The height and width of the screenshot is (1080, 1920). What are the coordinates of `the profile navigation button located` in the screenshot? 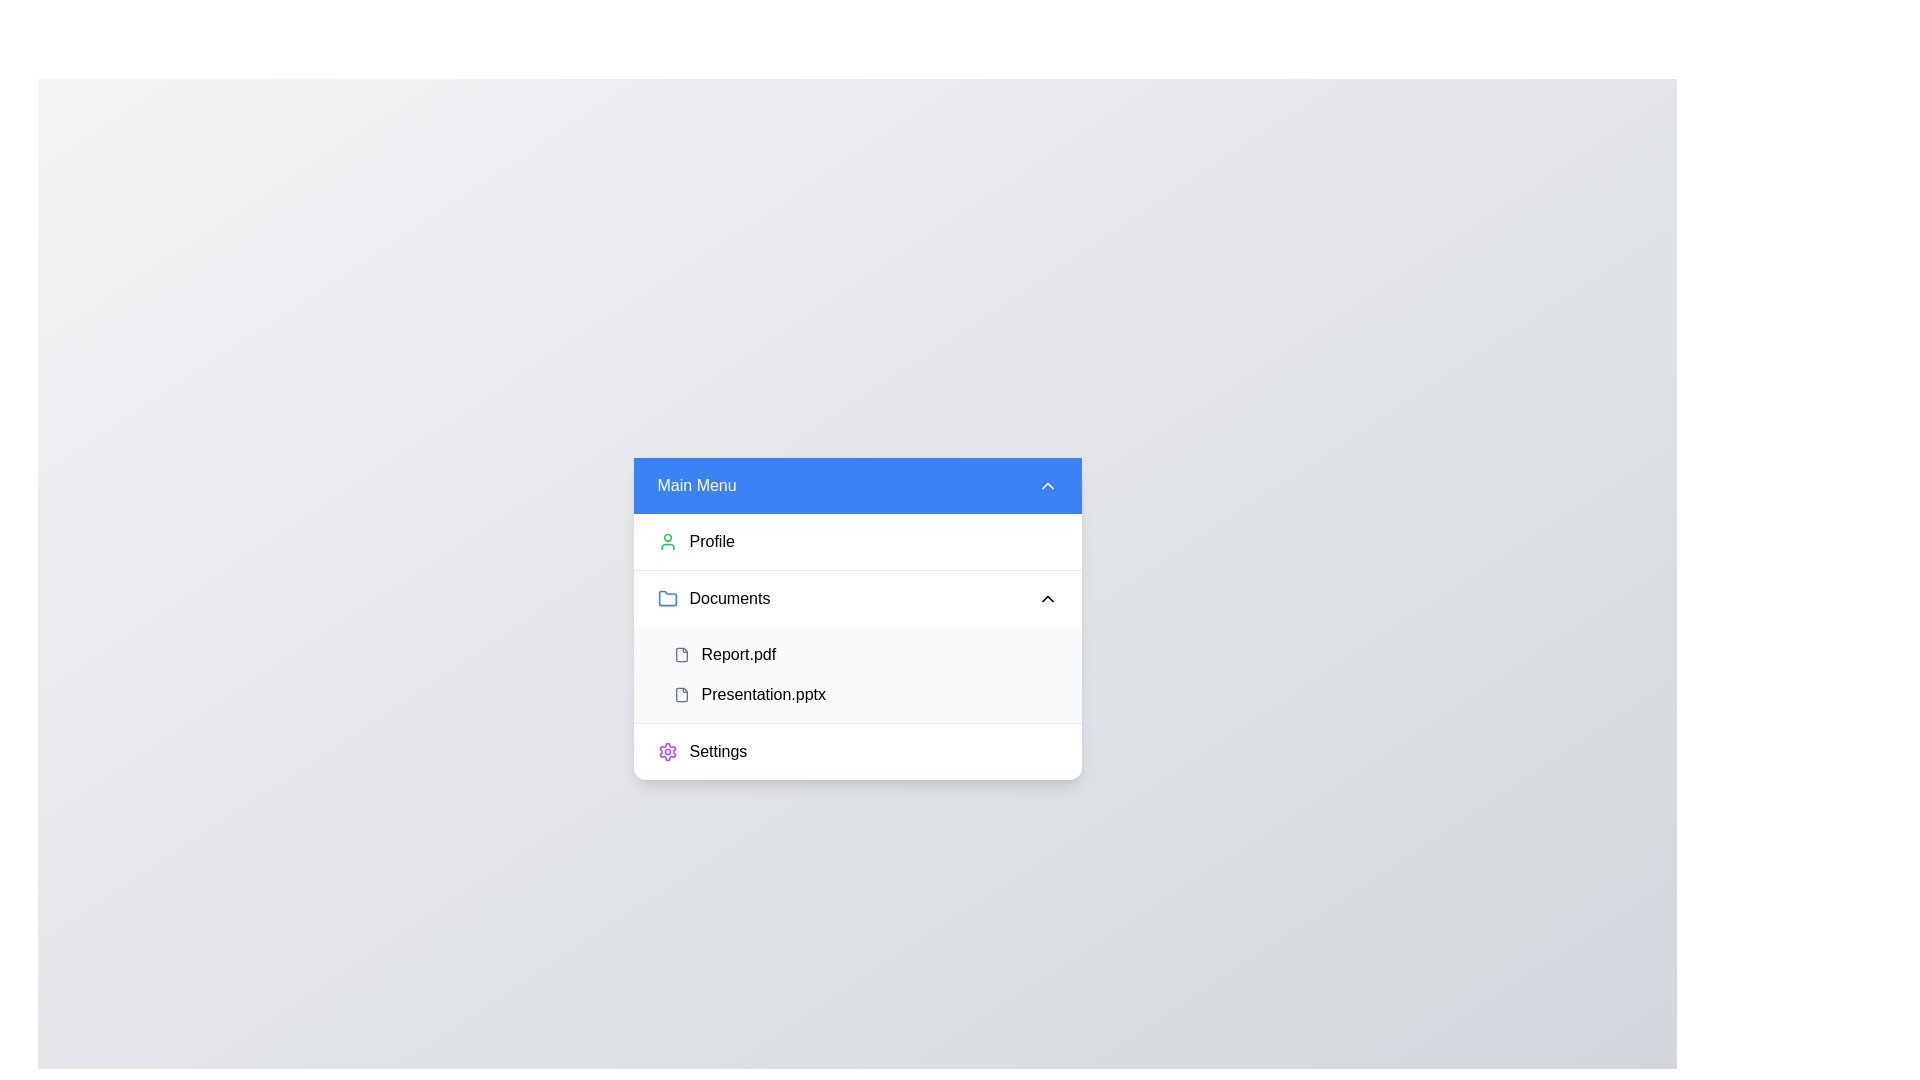 It's located at (857, 542).